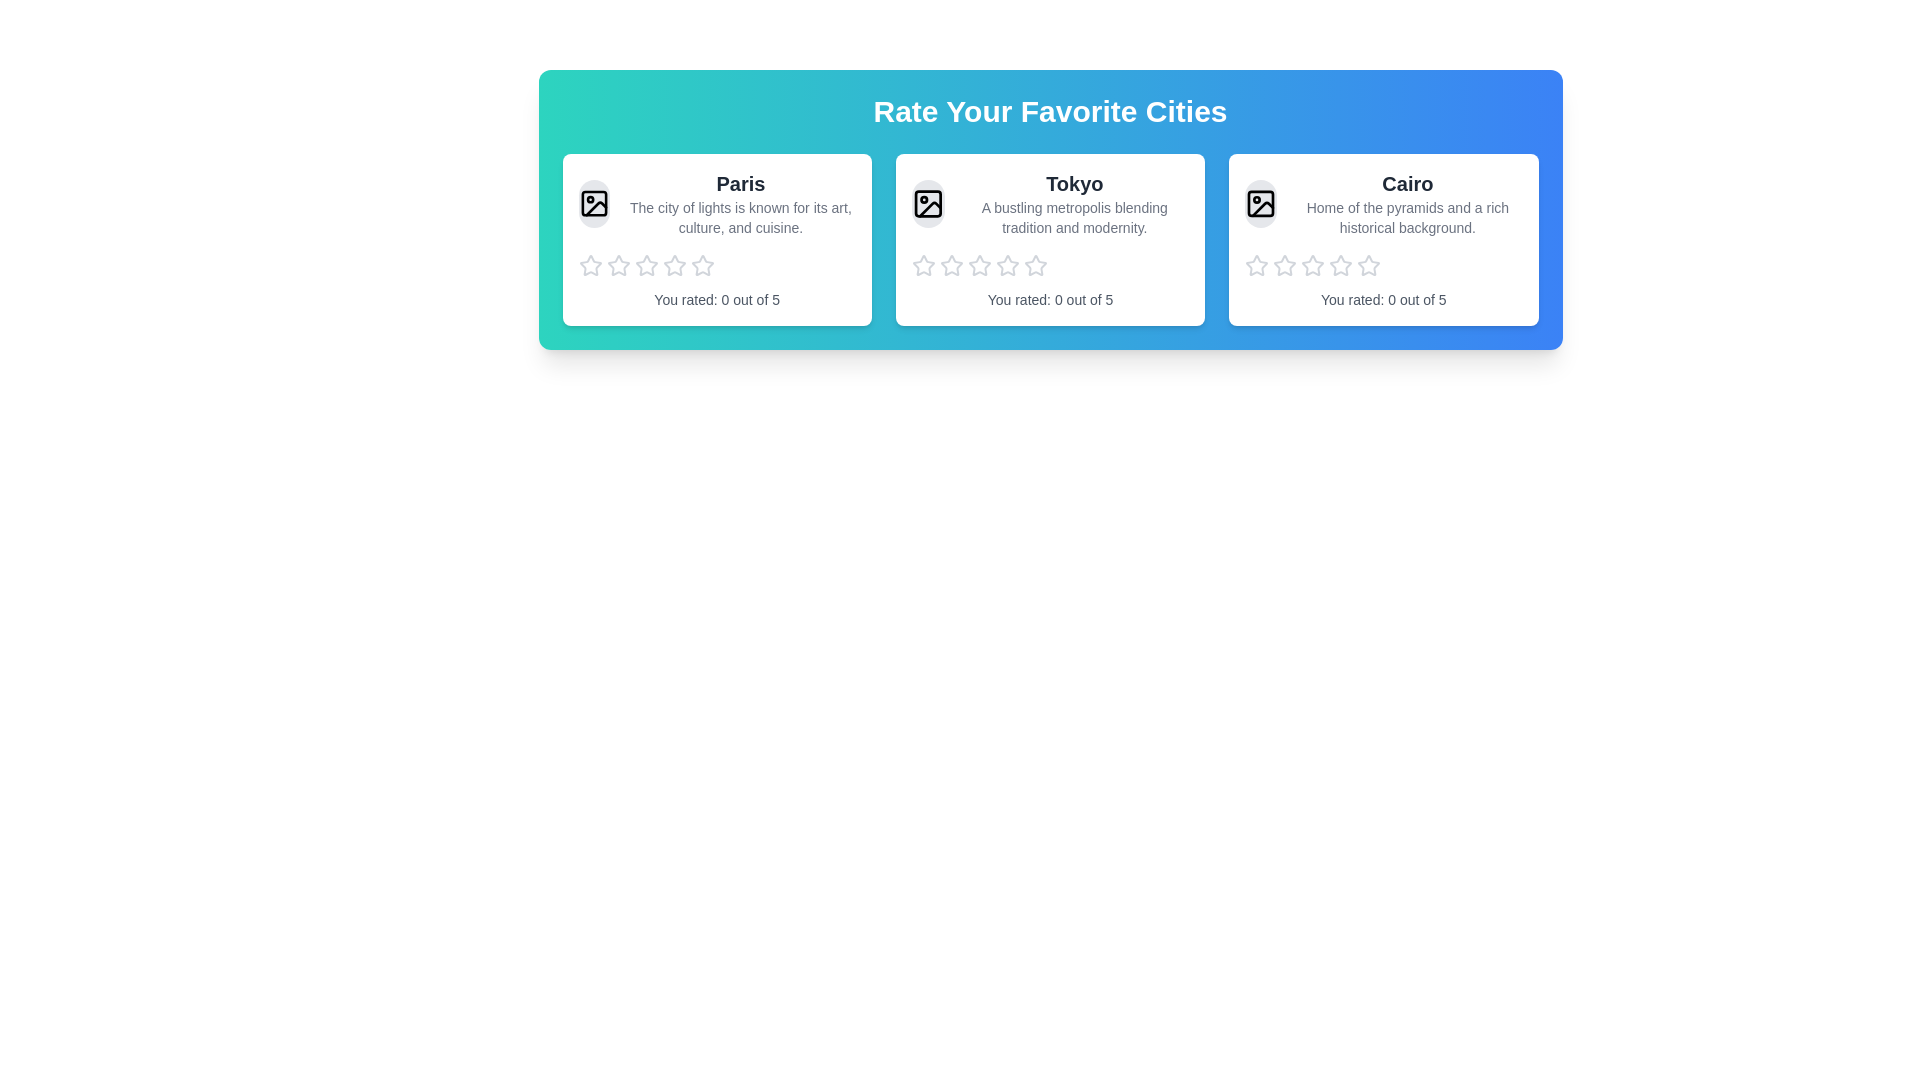 The image size is (1920, 1080). What do you see at coordinates (1285, 265) in the screenshot?
I see `the second rating star icon in the row of five stars on the card labeled 'Cairo' for keyboard interaction` at bounding box center [1285, 265].